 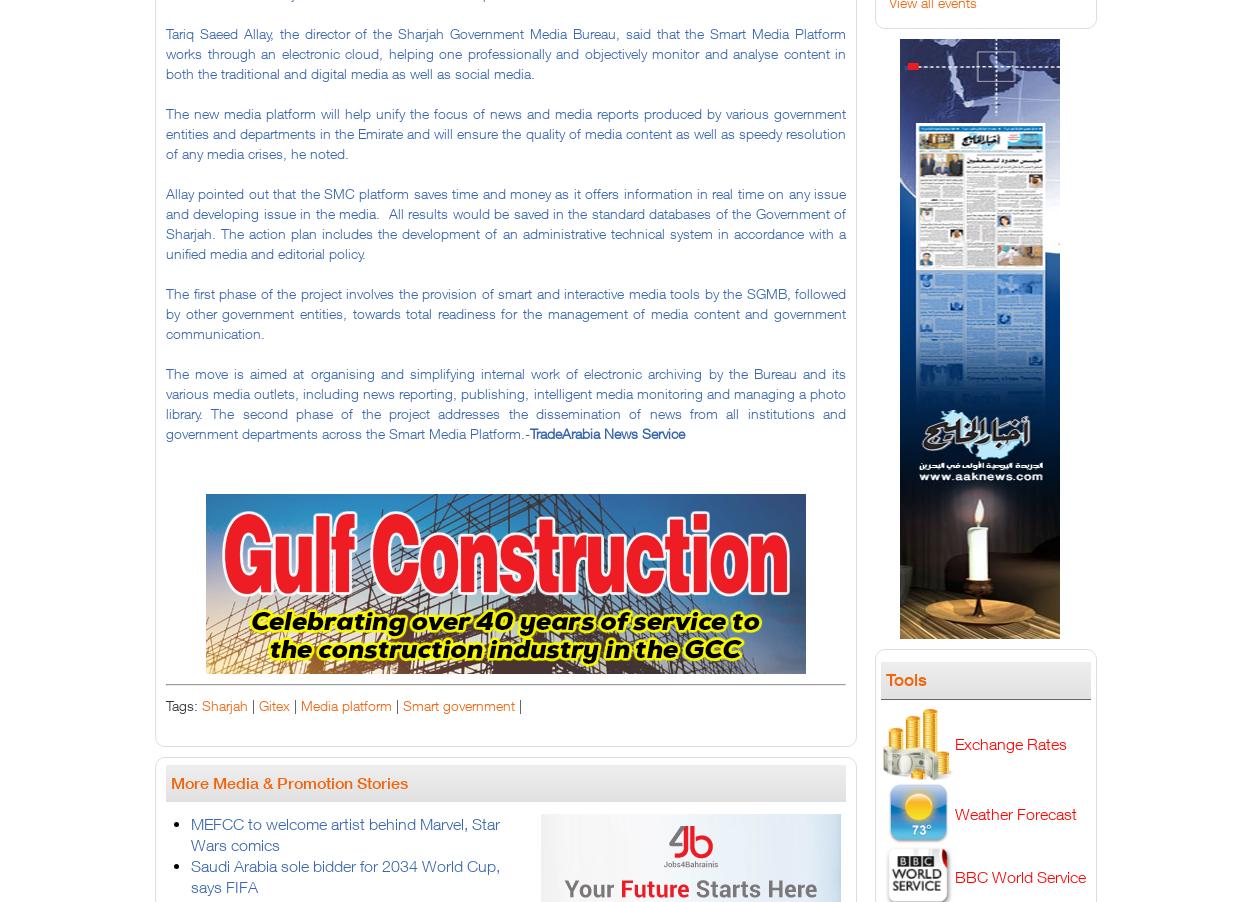 I want to click on 'Media platform', so click(x=345, y=705).